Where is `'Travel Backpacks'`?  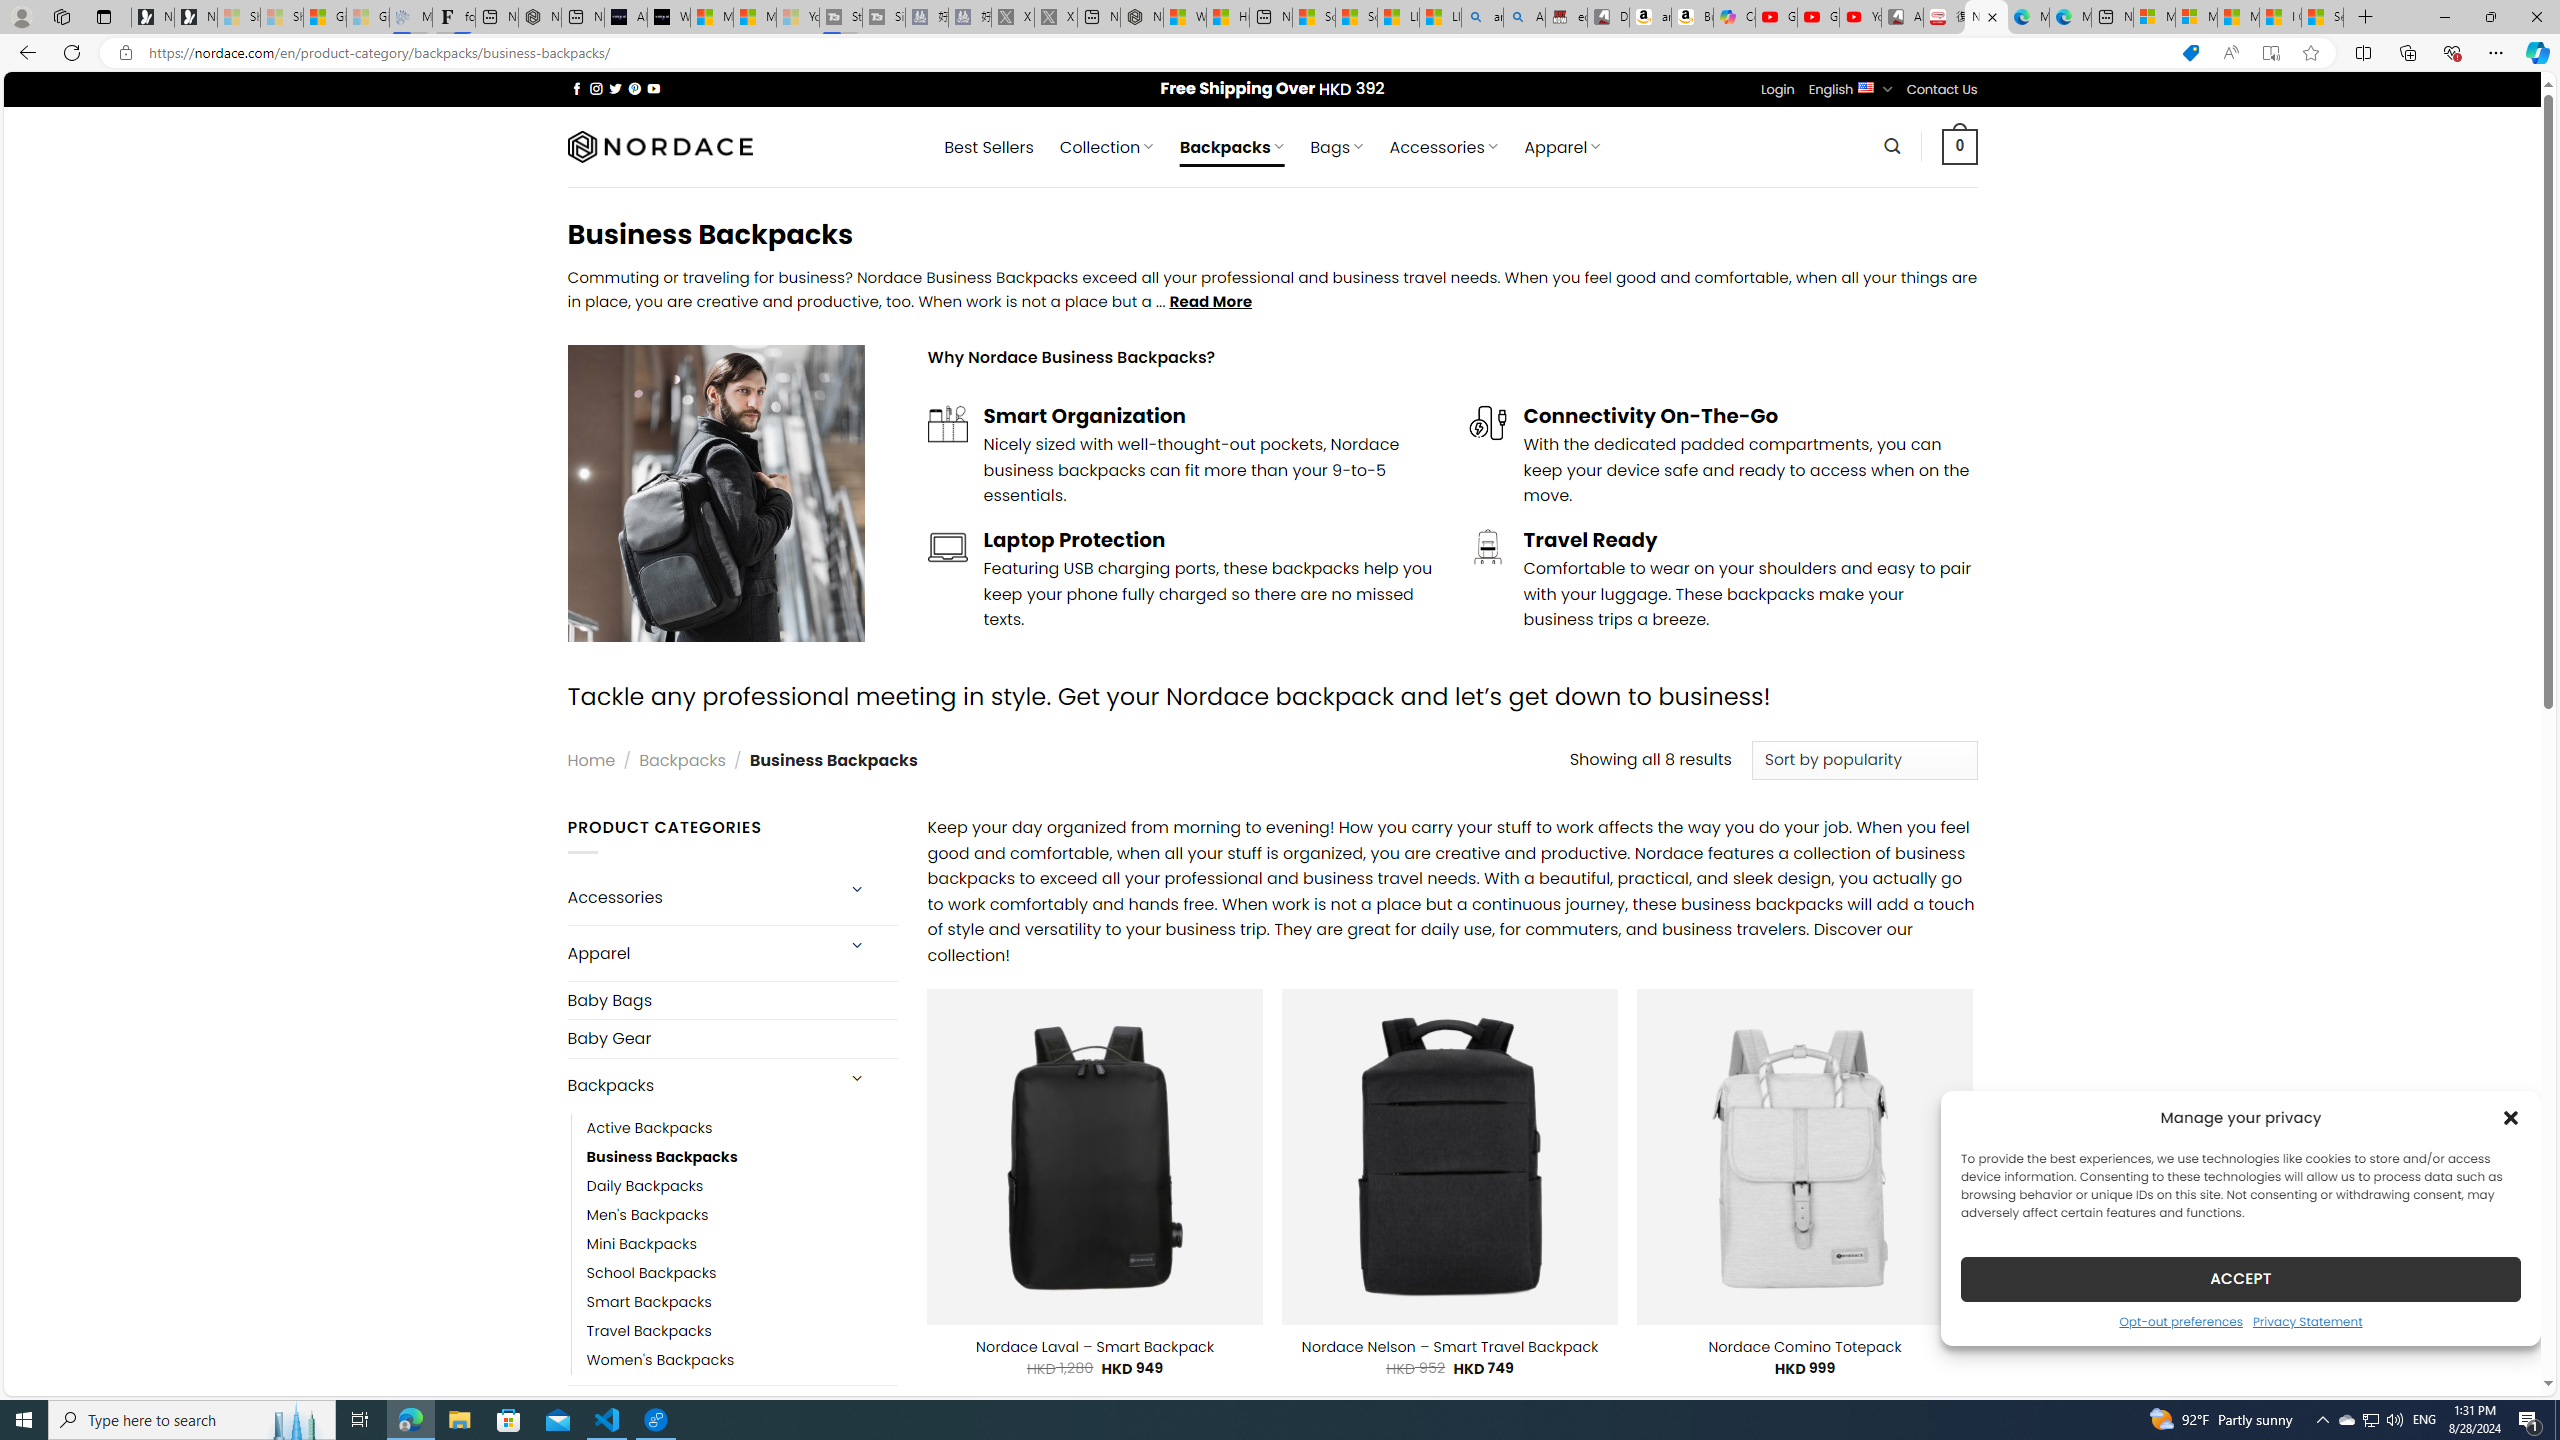 'Travel Backpacks' is located at coordinates (648, 1330).